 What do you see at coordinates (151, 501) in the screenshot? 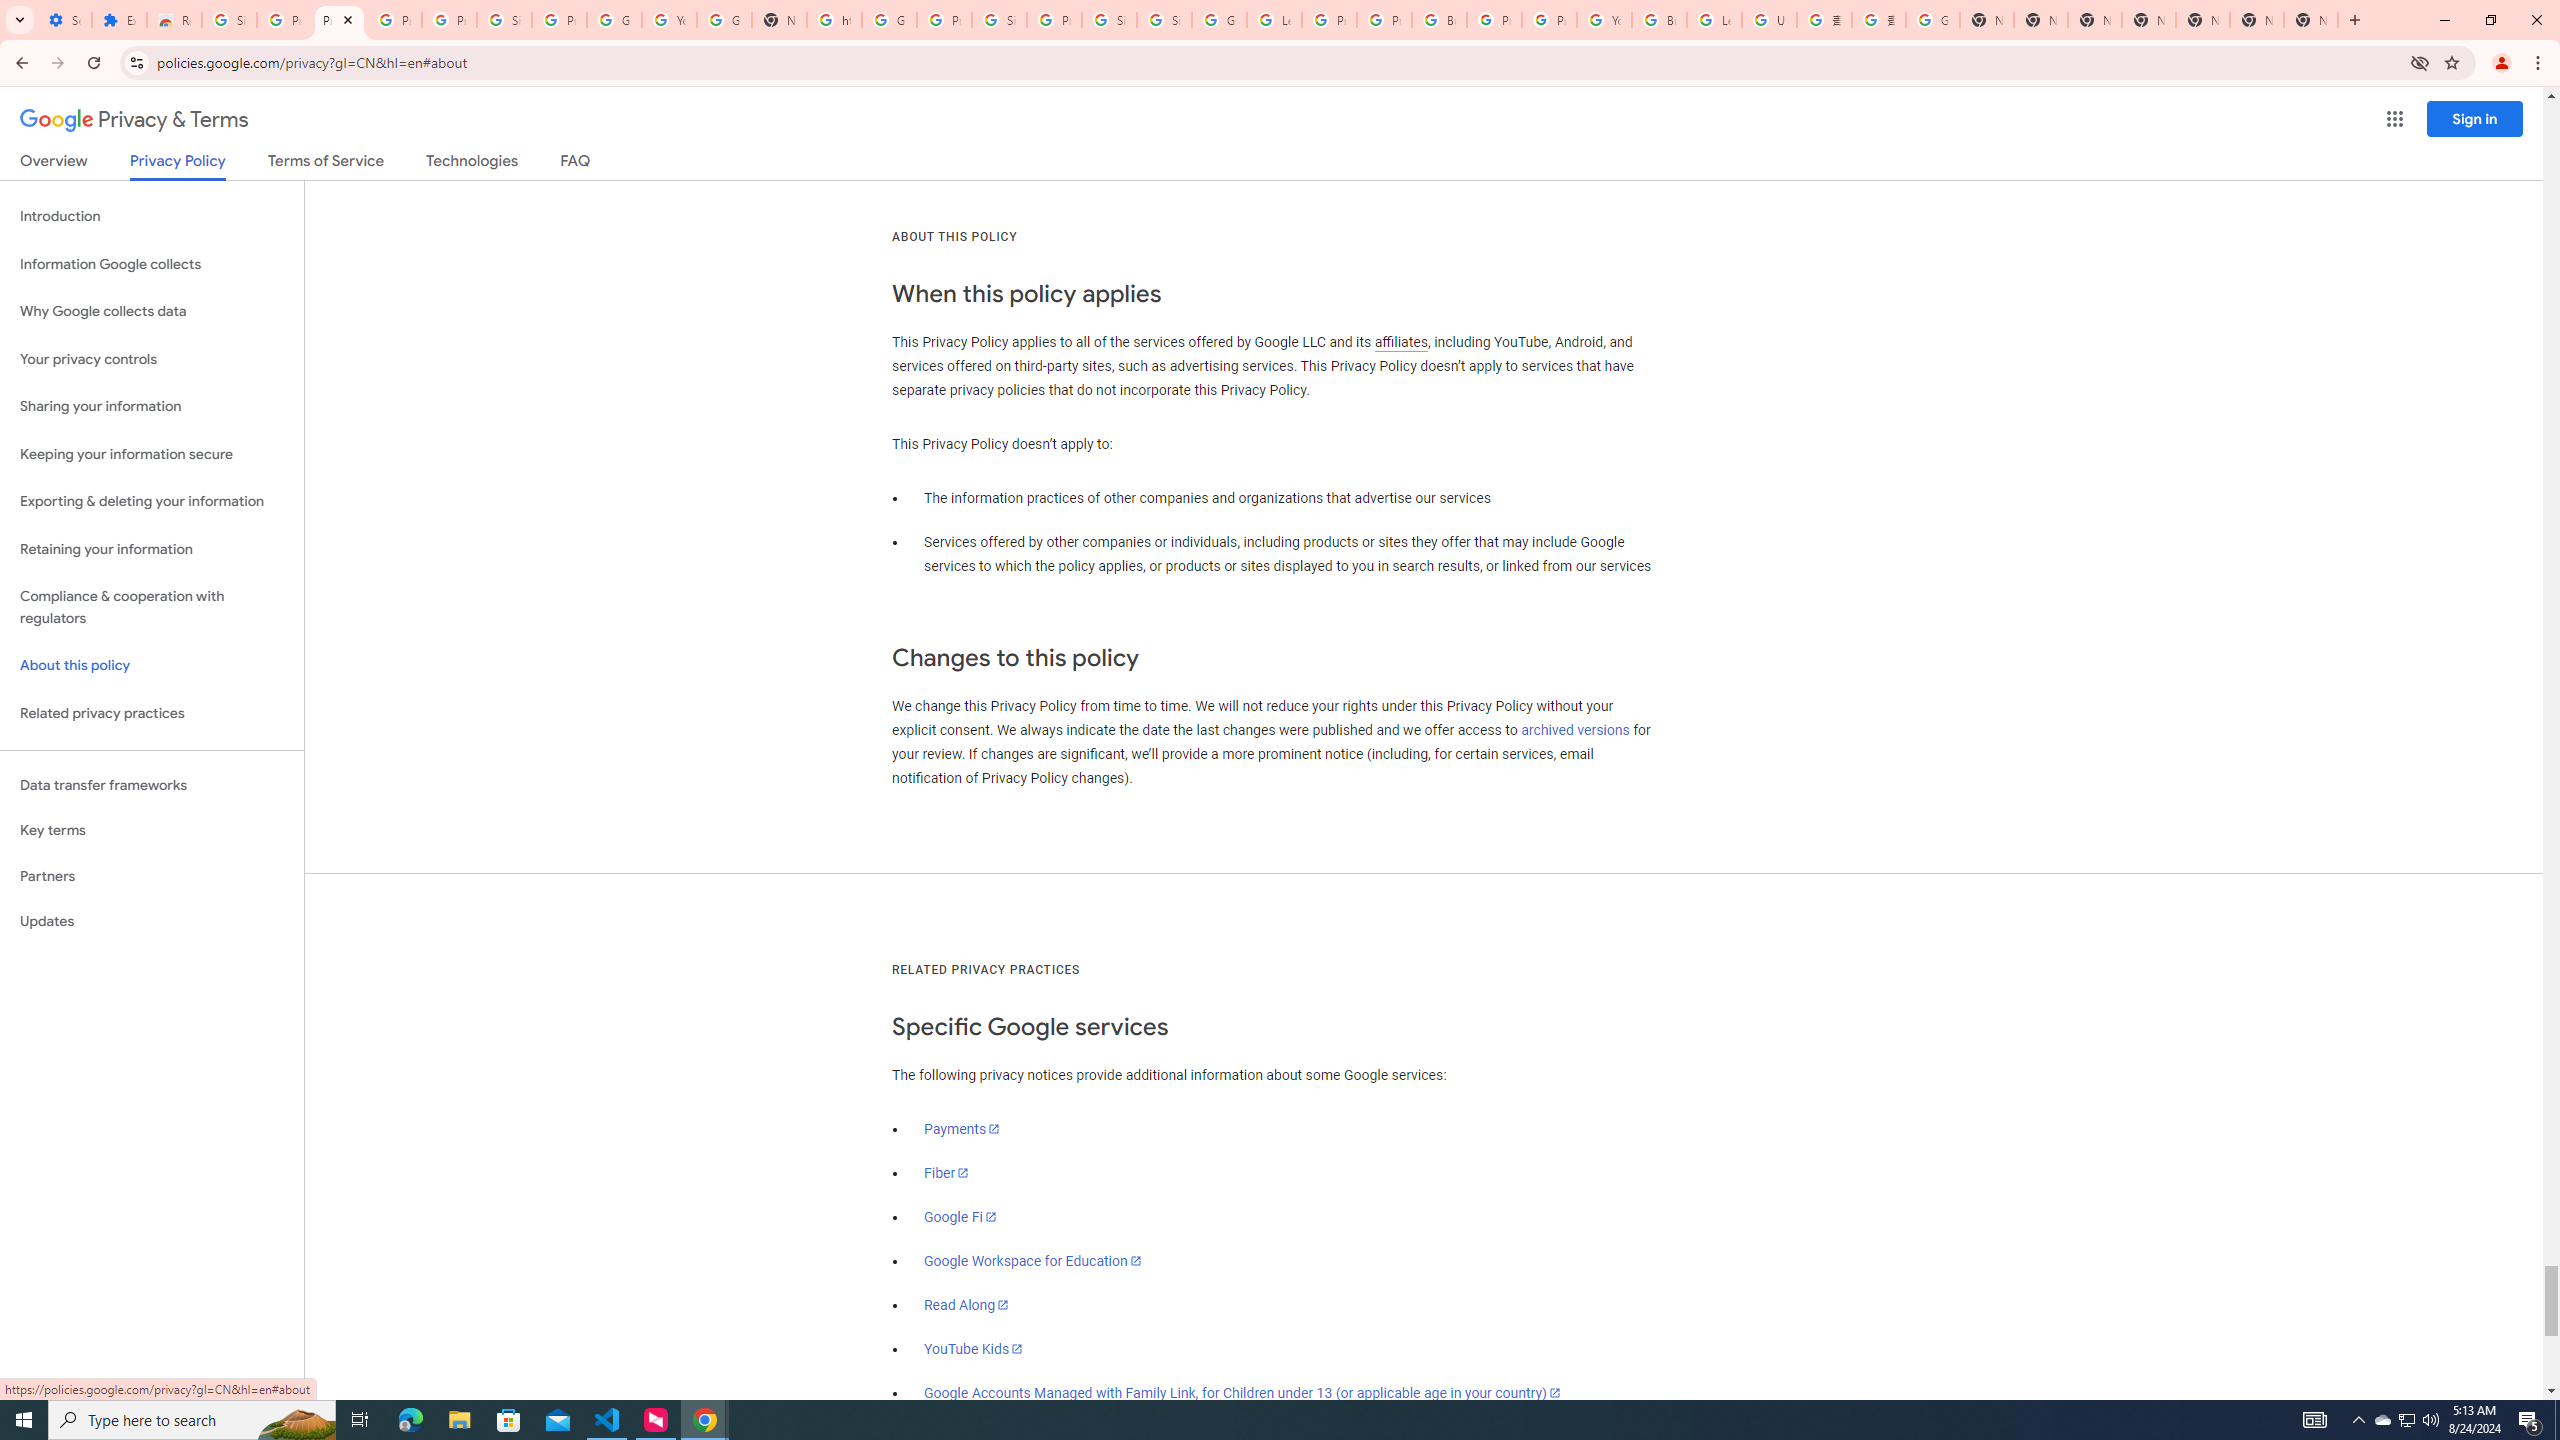
I see `'Exporting & deleting your information'` at bounding box center [151, 501].